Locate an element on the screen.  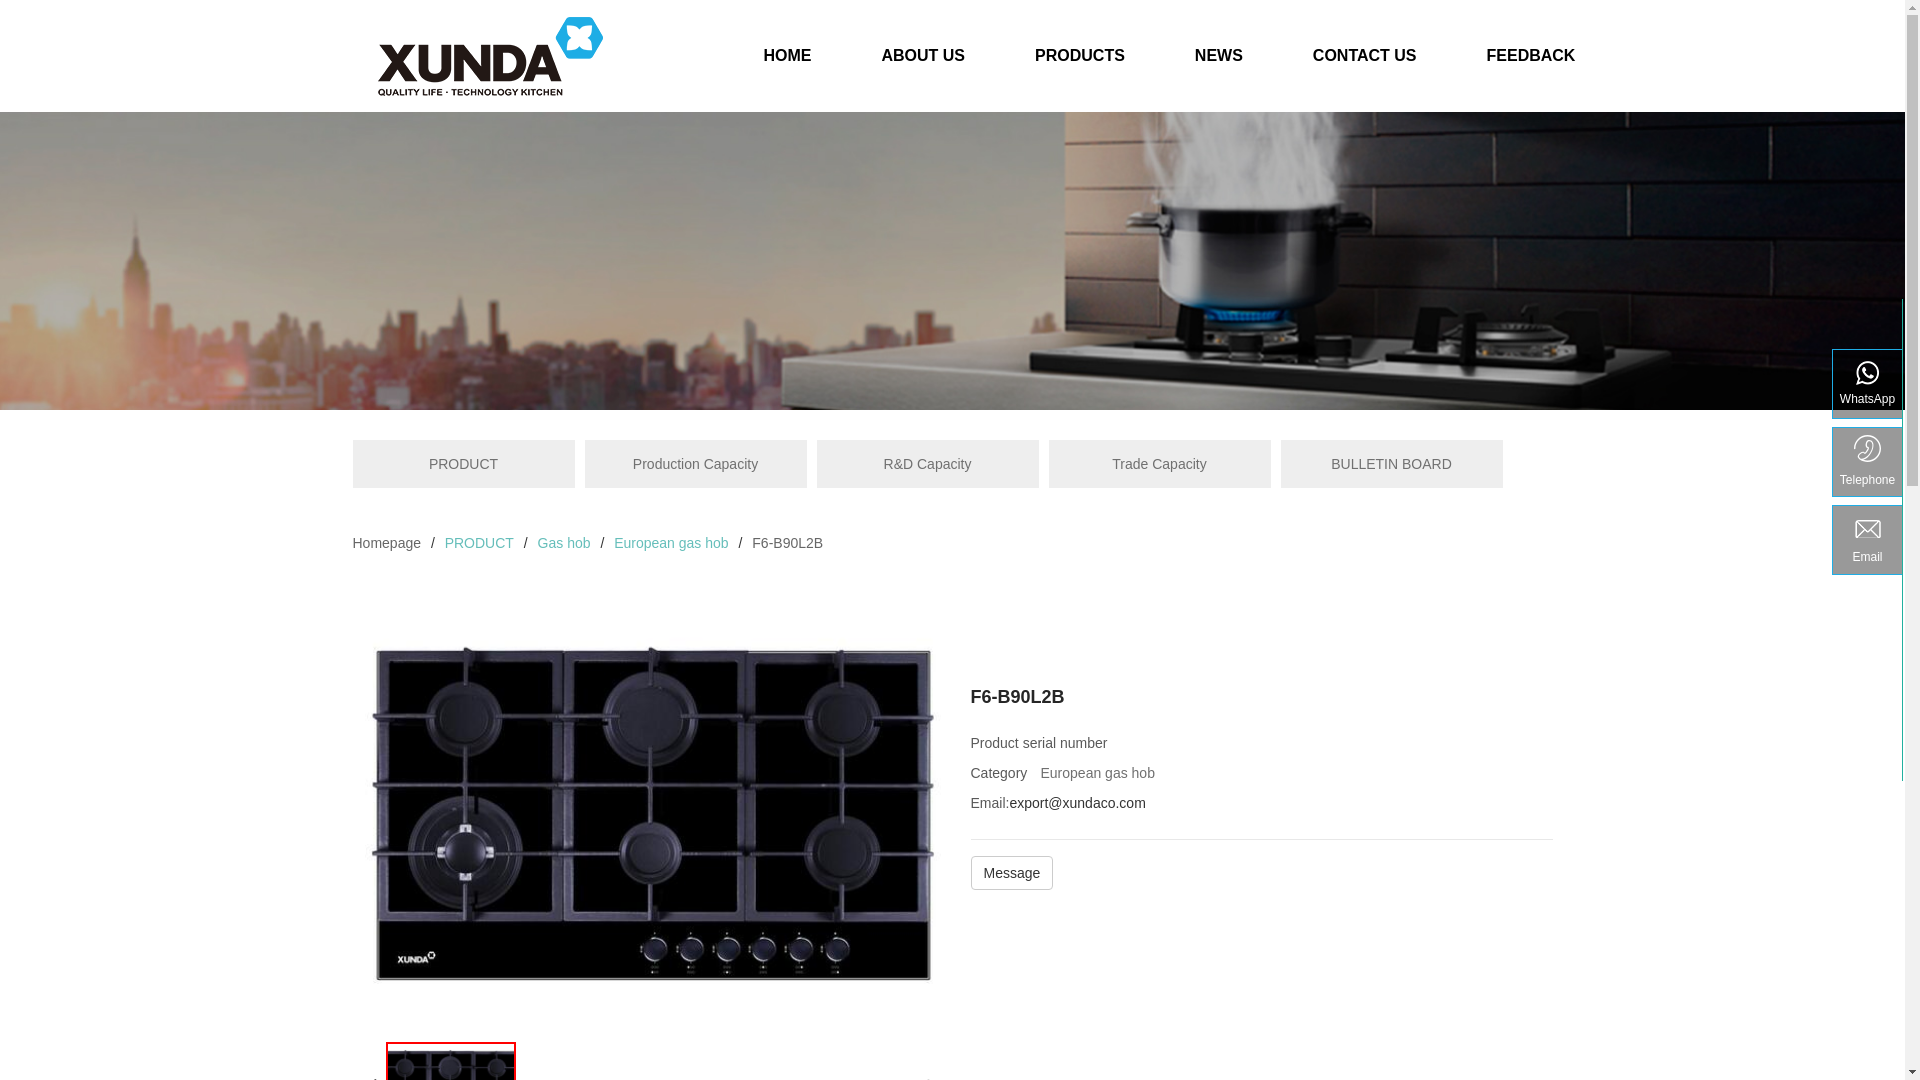
'NEWS' is located at coordinates (1218, 63).